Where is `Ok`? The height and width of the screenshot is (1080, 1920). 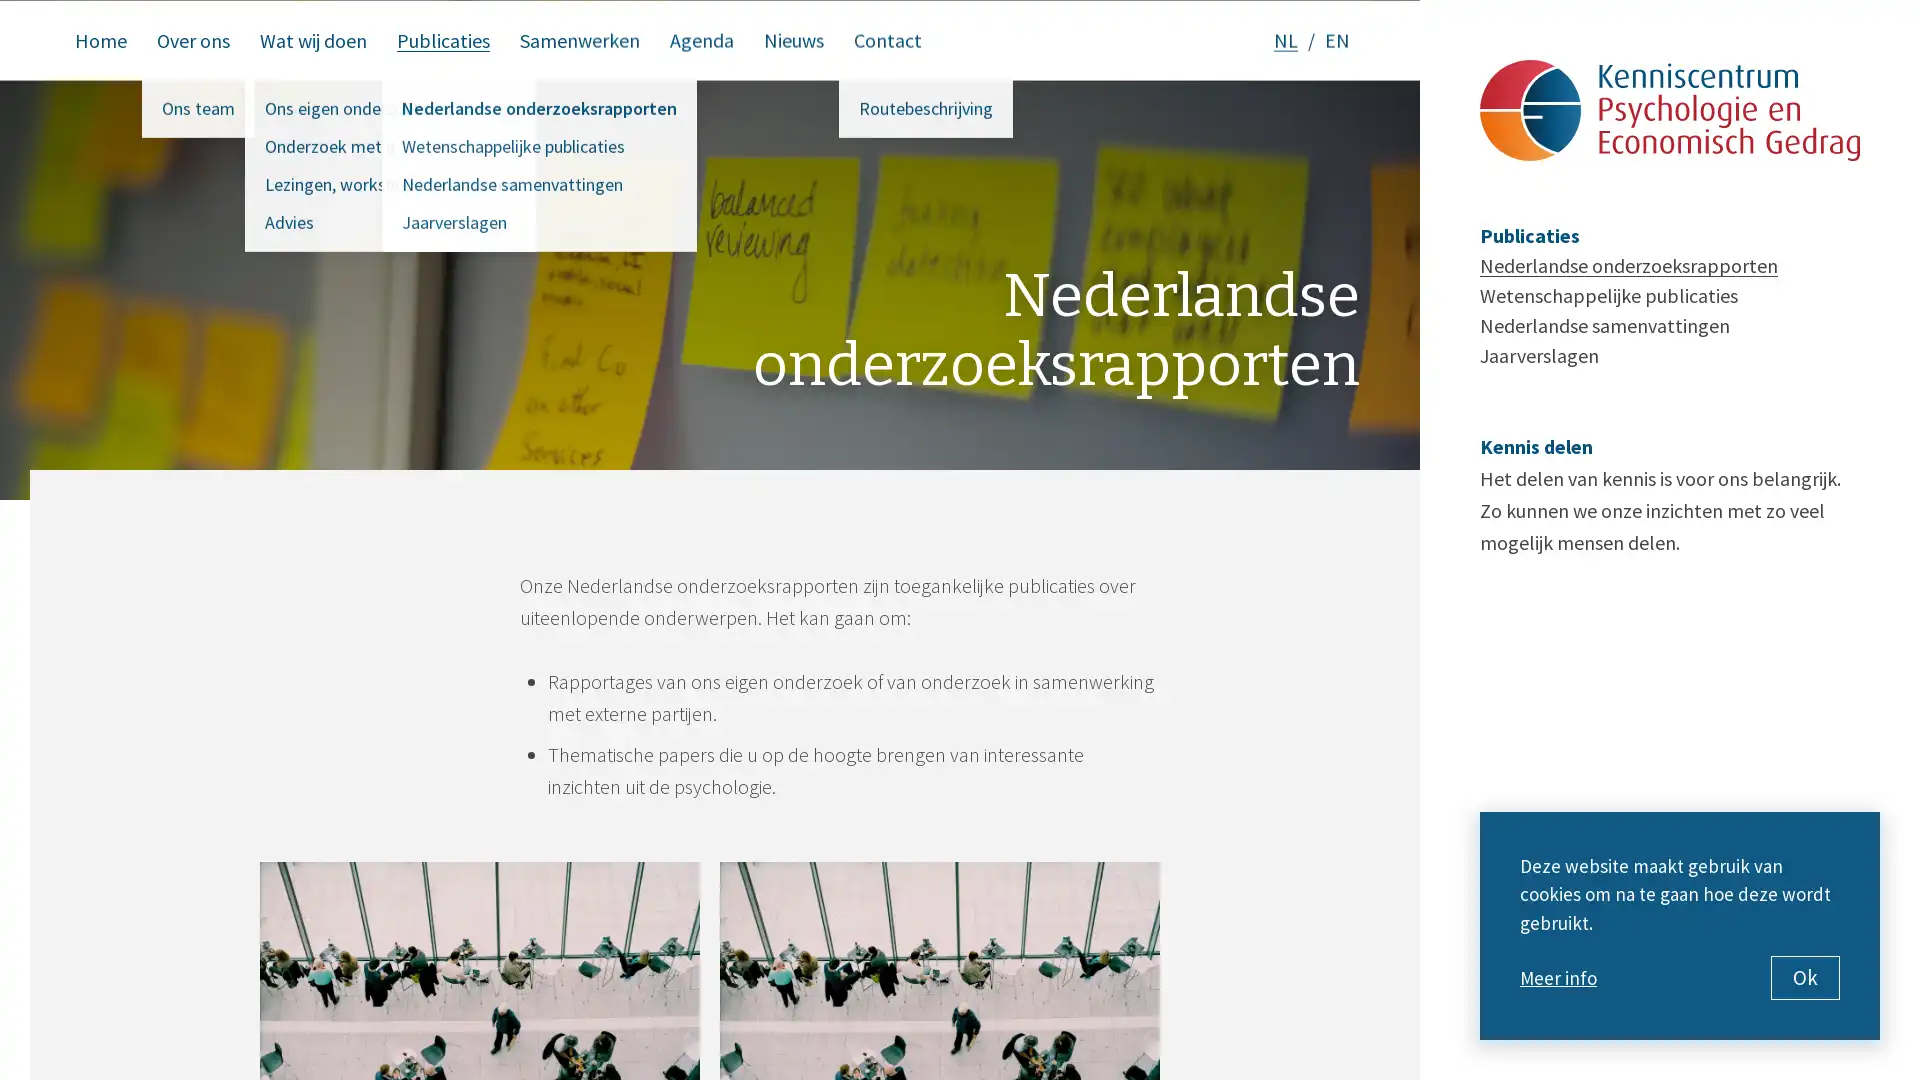 Ok is located at coordinates (1805, 977).